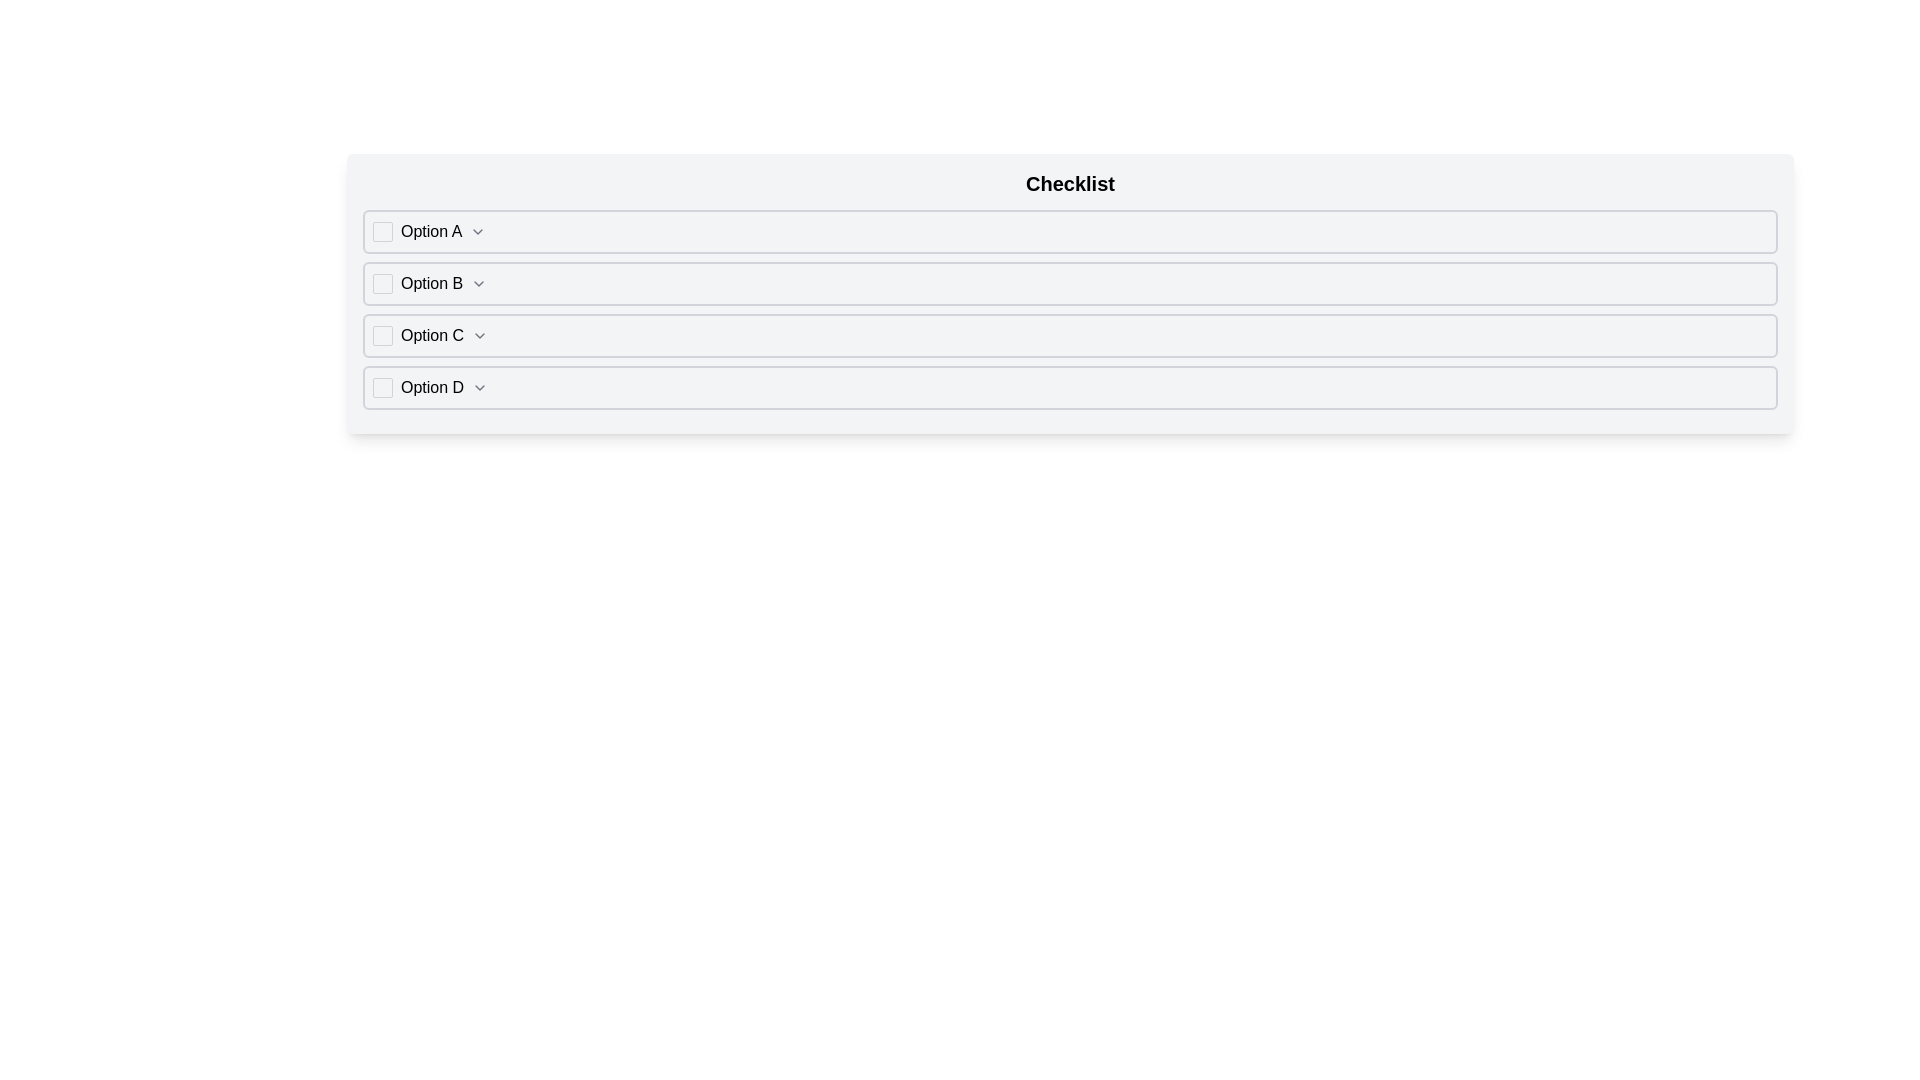 Image resolution: width=1920 pixels, height=1080 pixels. What do you see at coordinates (383, 284) in the screenshot?
I see `the checkbox located at the left side of the row labeled 'Option B'` at bounding box center [383, 284].